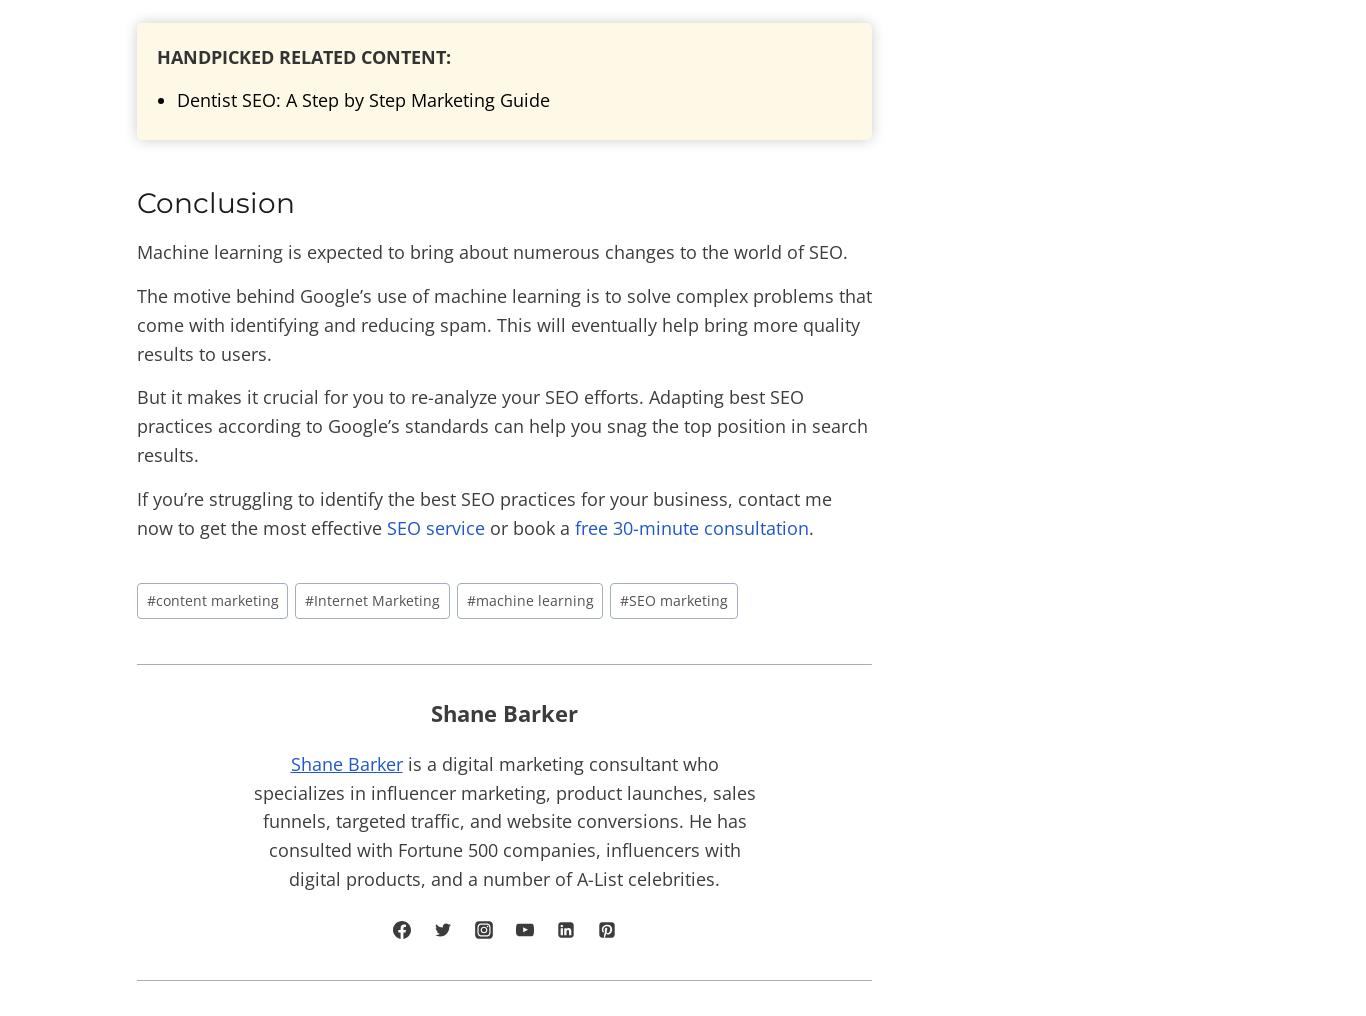 The image size is (1366, 1016). I want to click on 'Dentist SEO: A Step by Step Marketing Guide', so click(362, 99).